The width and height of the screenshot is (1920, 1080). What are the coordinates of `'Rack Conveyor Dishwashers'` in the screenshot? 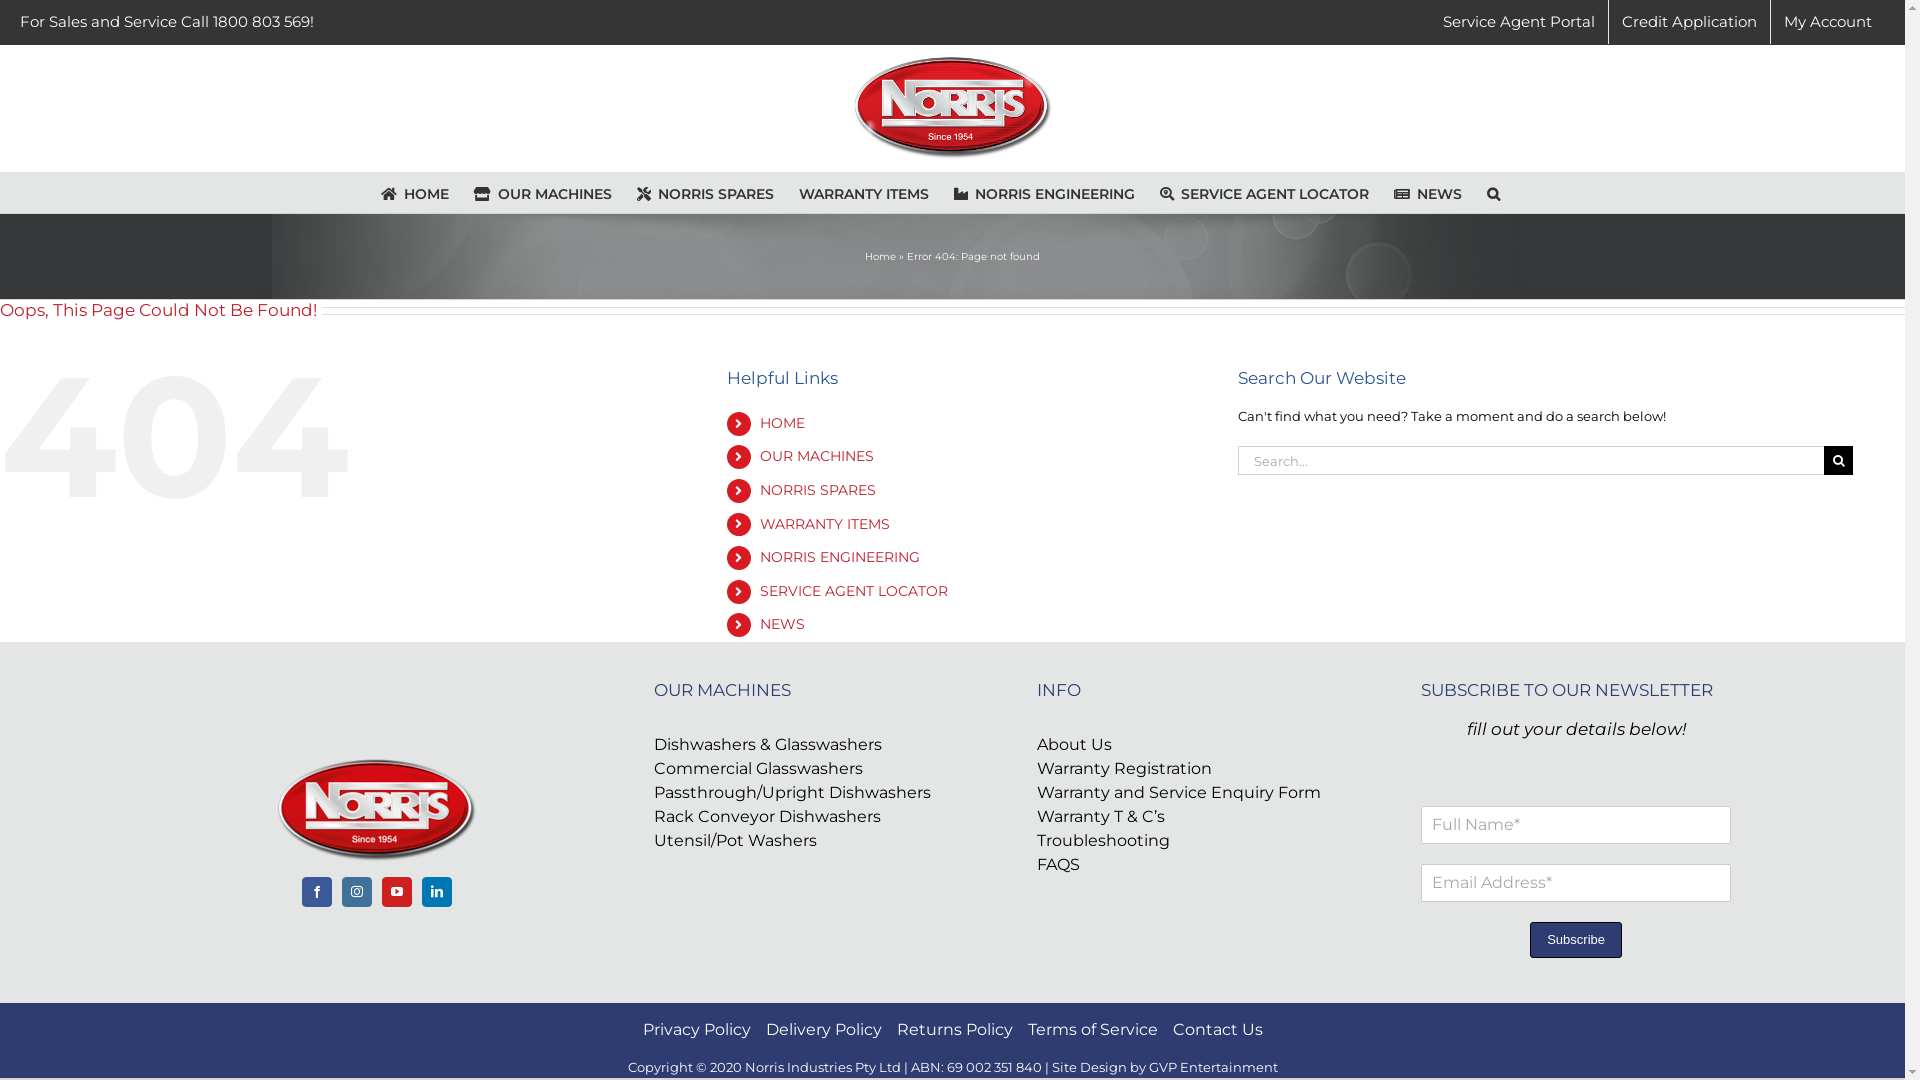 It's located at (809, 817).